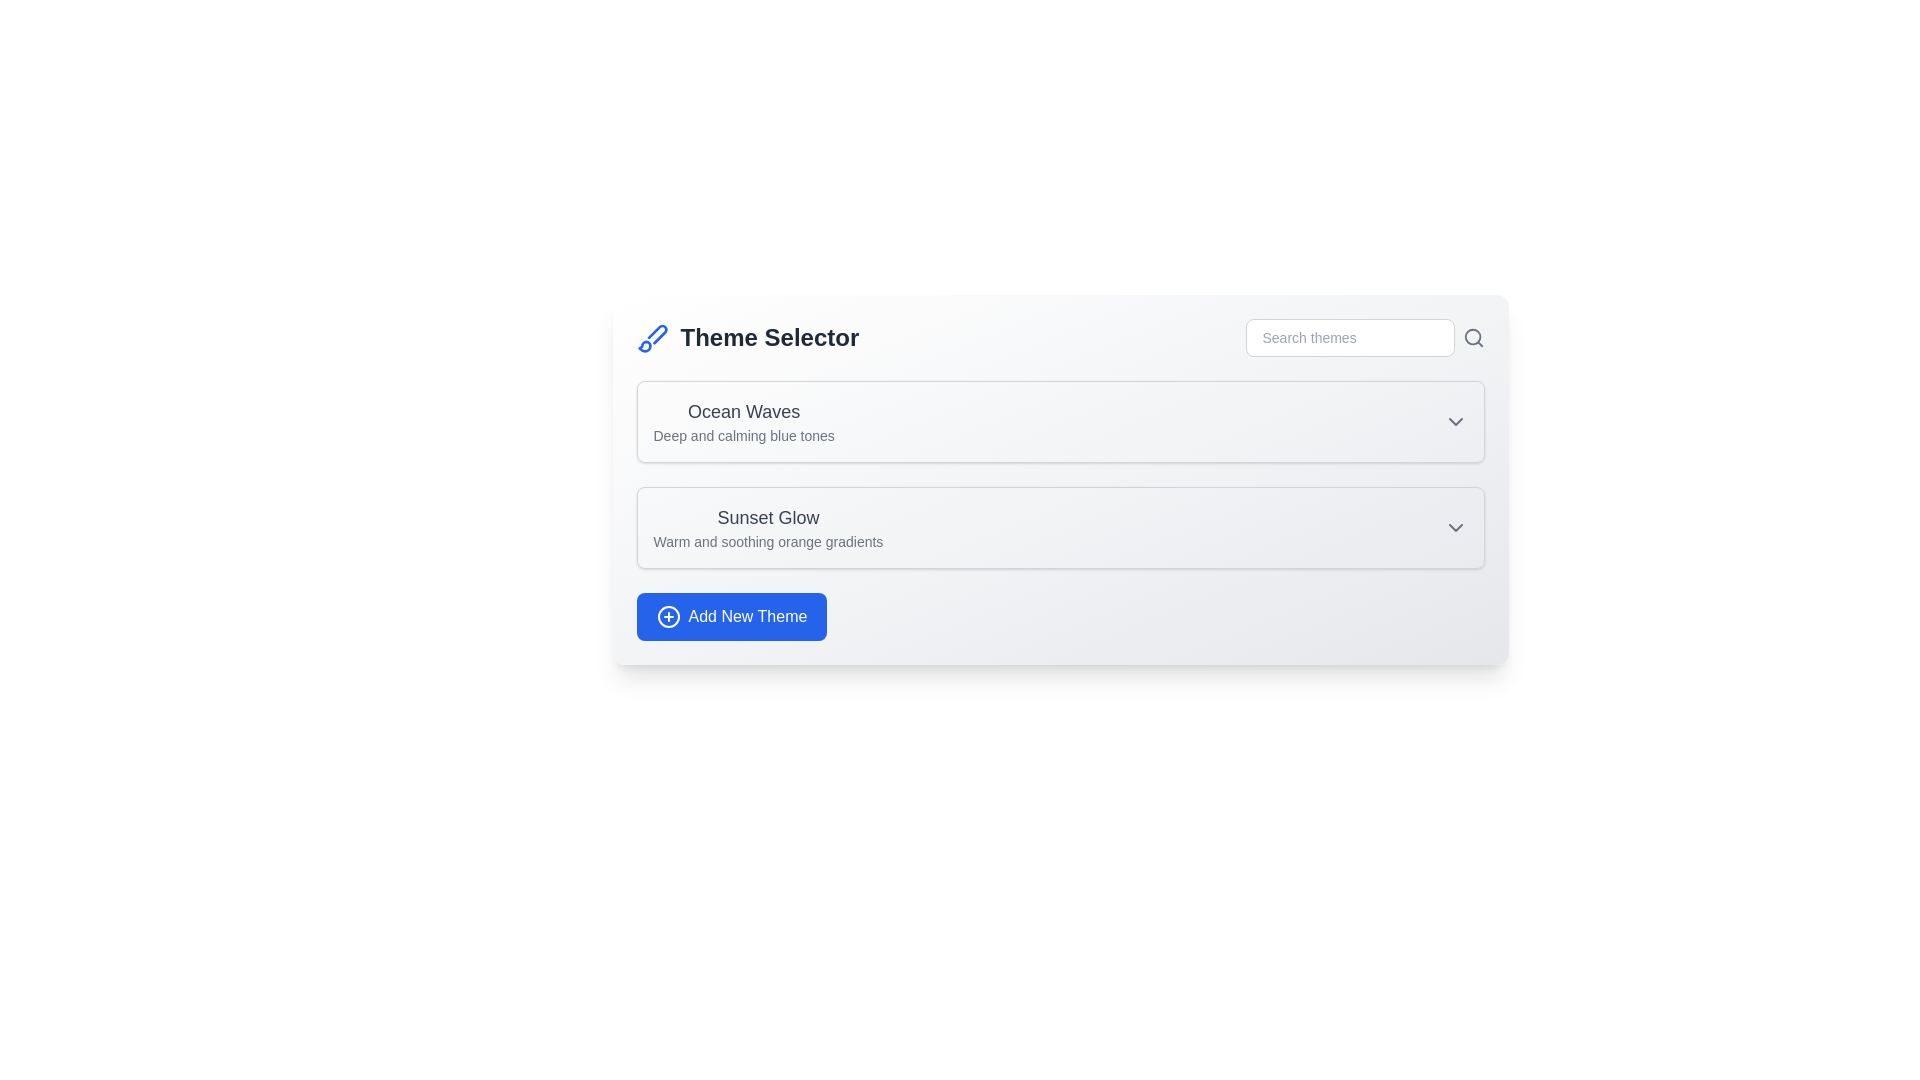  What do you see at coordinates (743, 420) in the screenshot?
I see `the text display component that shows the title and description of the selected theme option, located above the 'Sunset Glow' theme` at bounding box center [743, 420].